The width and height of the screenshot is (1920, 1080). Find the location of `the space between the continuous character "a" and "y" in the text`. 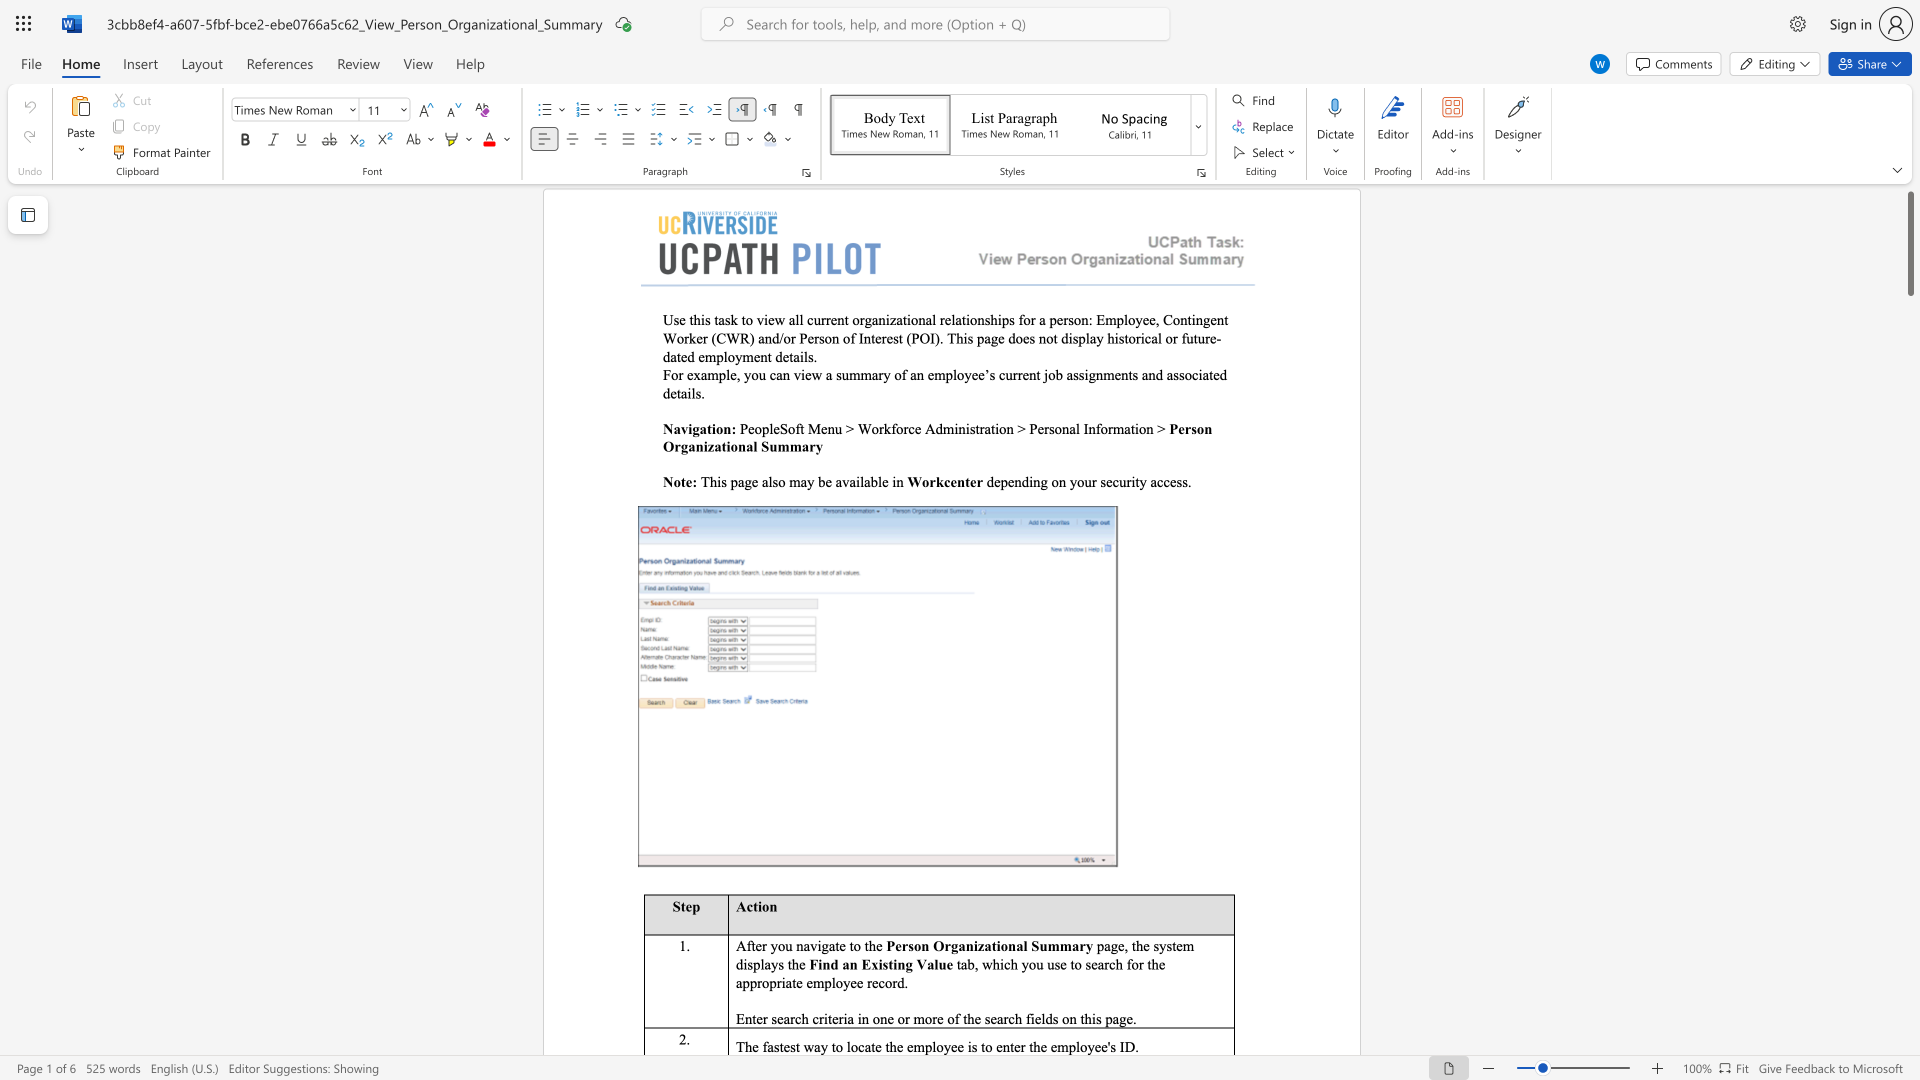

the space between the continuous character "a" and "y" in the text is located at coordinates (820, 1045).